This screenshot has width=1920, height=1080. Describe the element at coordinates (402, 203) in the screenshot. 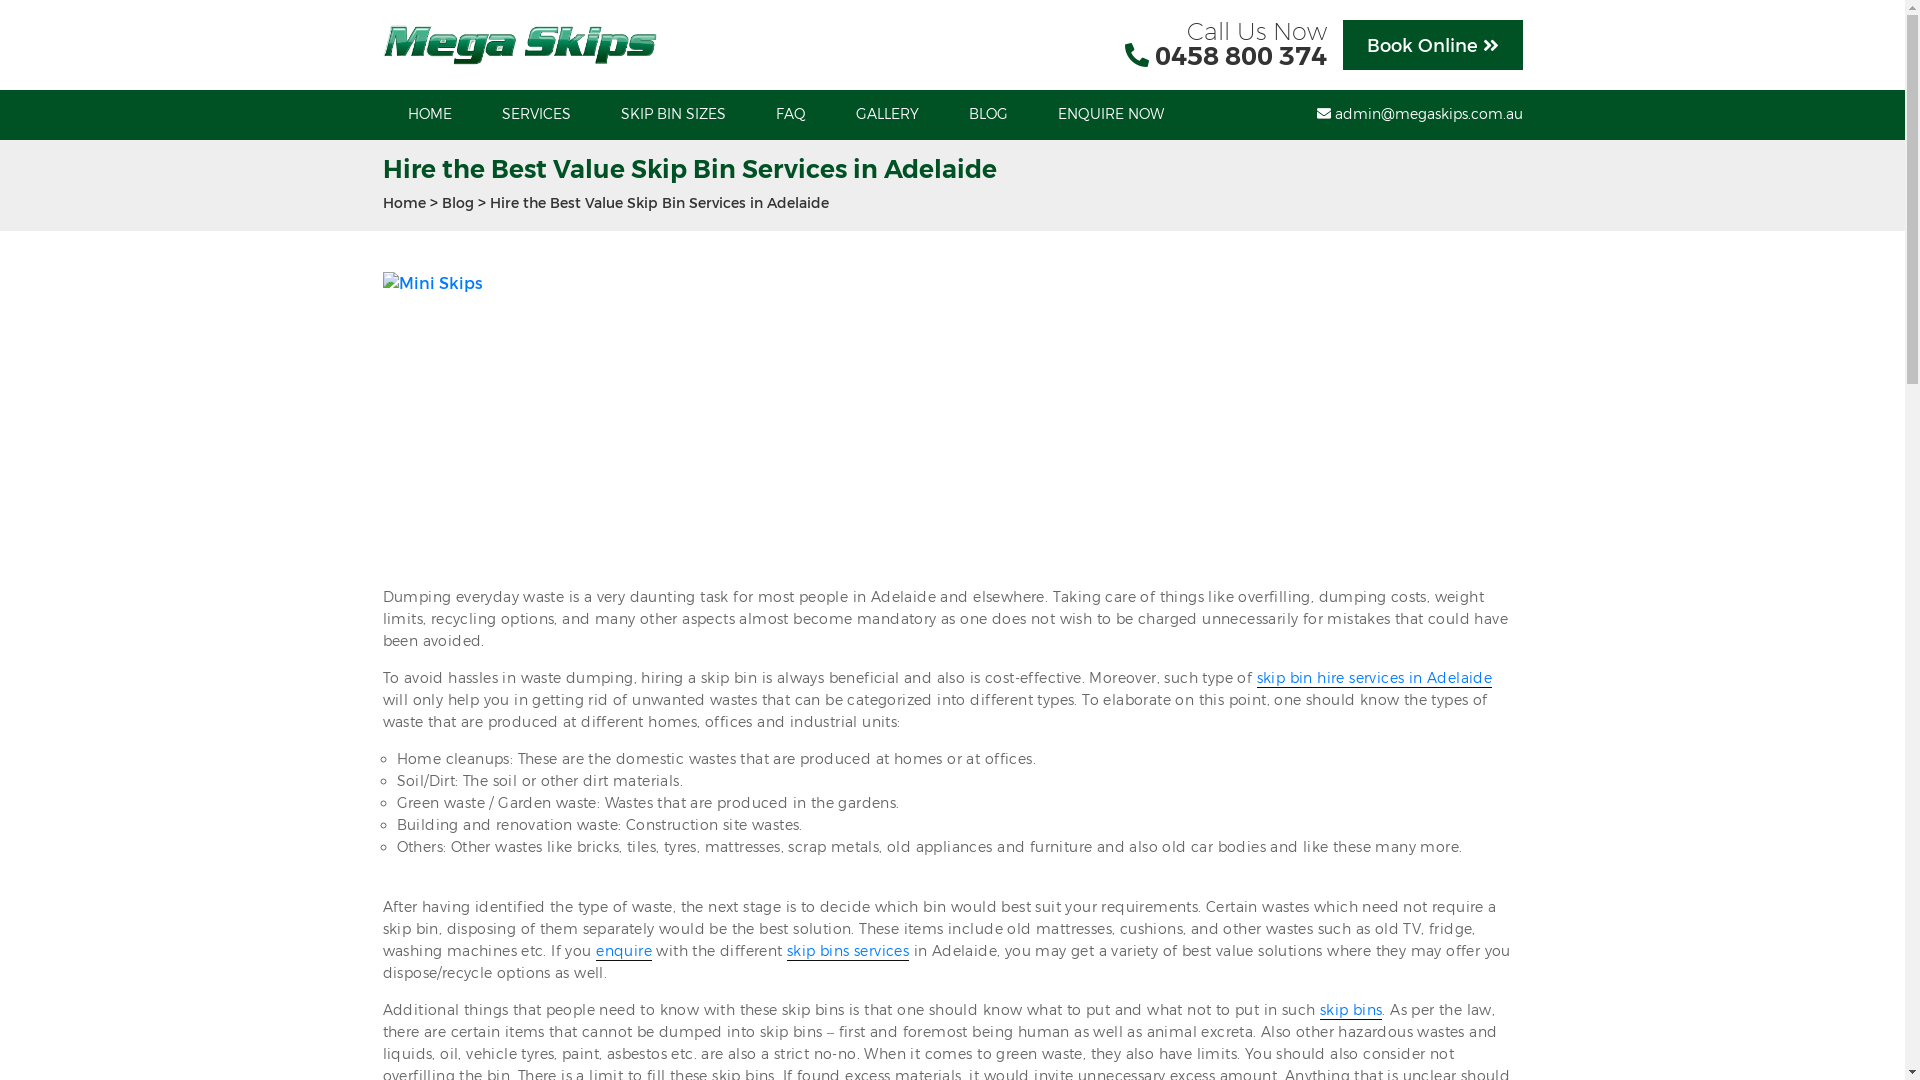

I see `'Home'` at that location.